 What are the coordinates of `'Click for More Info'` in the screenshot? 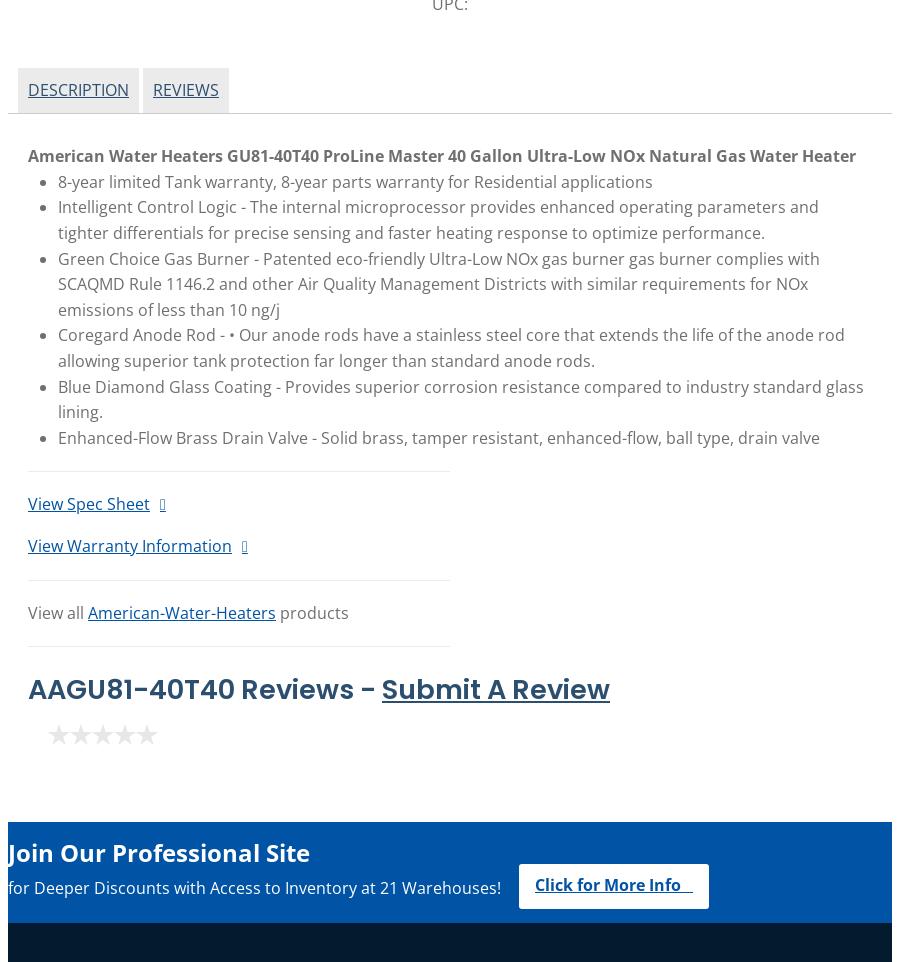 It's located at (613, 884).